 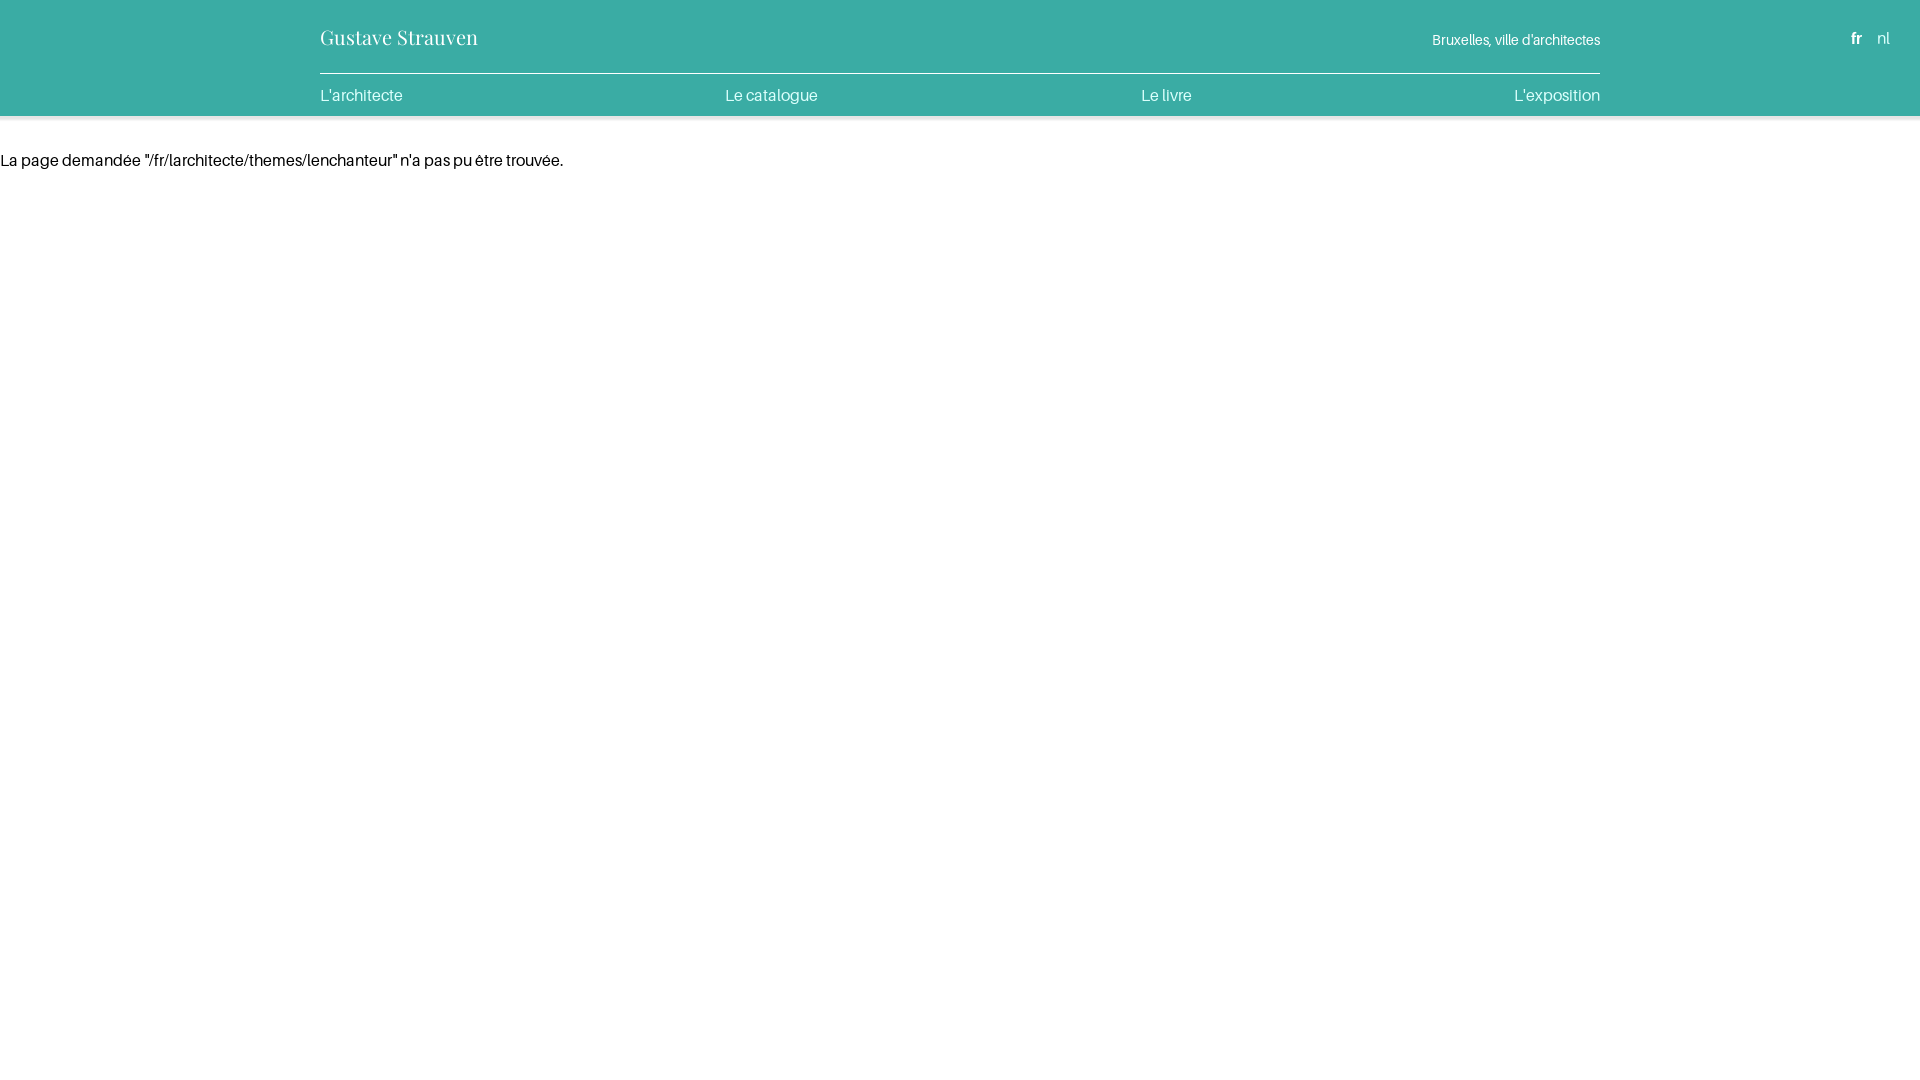 What do you see at coordinates (1516, 39) in the screenshot?
I see `'Bruxelles, ville d'architectes'` at bounding box center [1516, 39].